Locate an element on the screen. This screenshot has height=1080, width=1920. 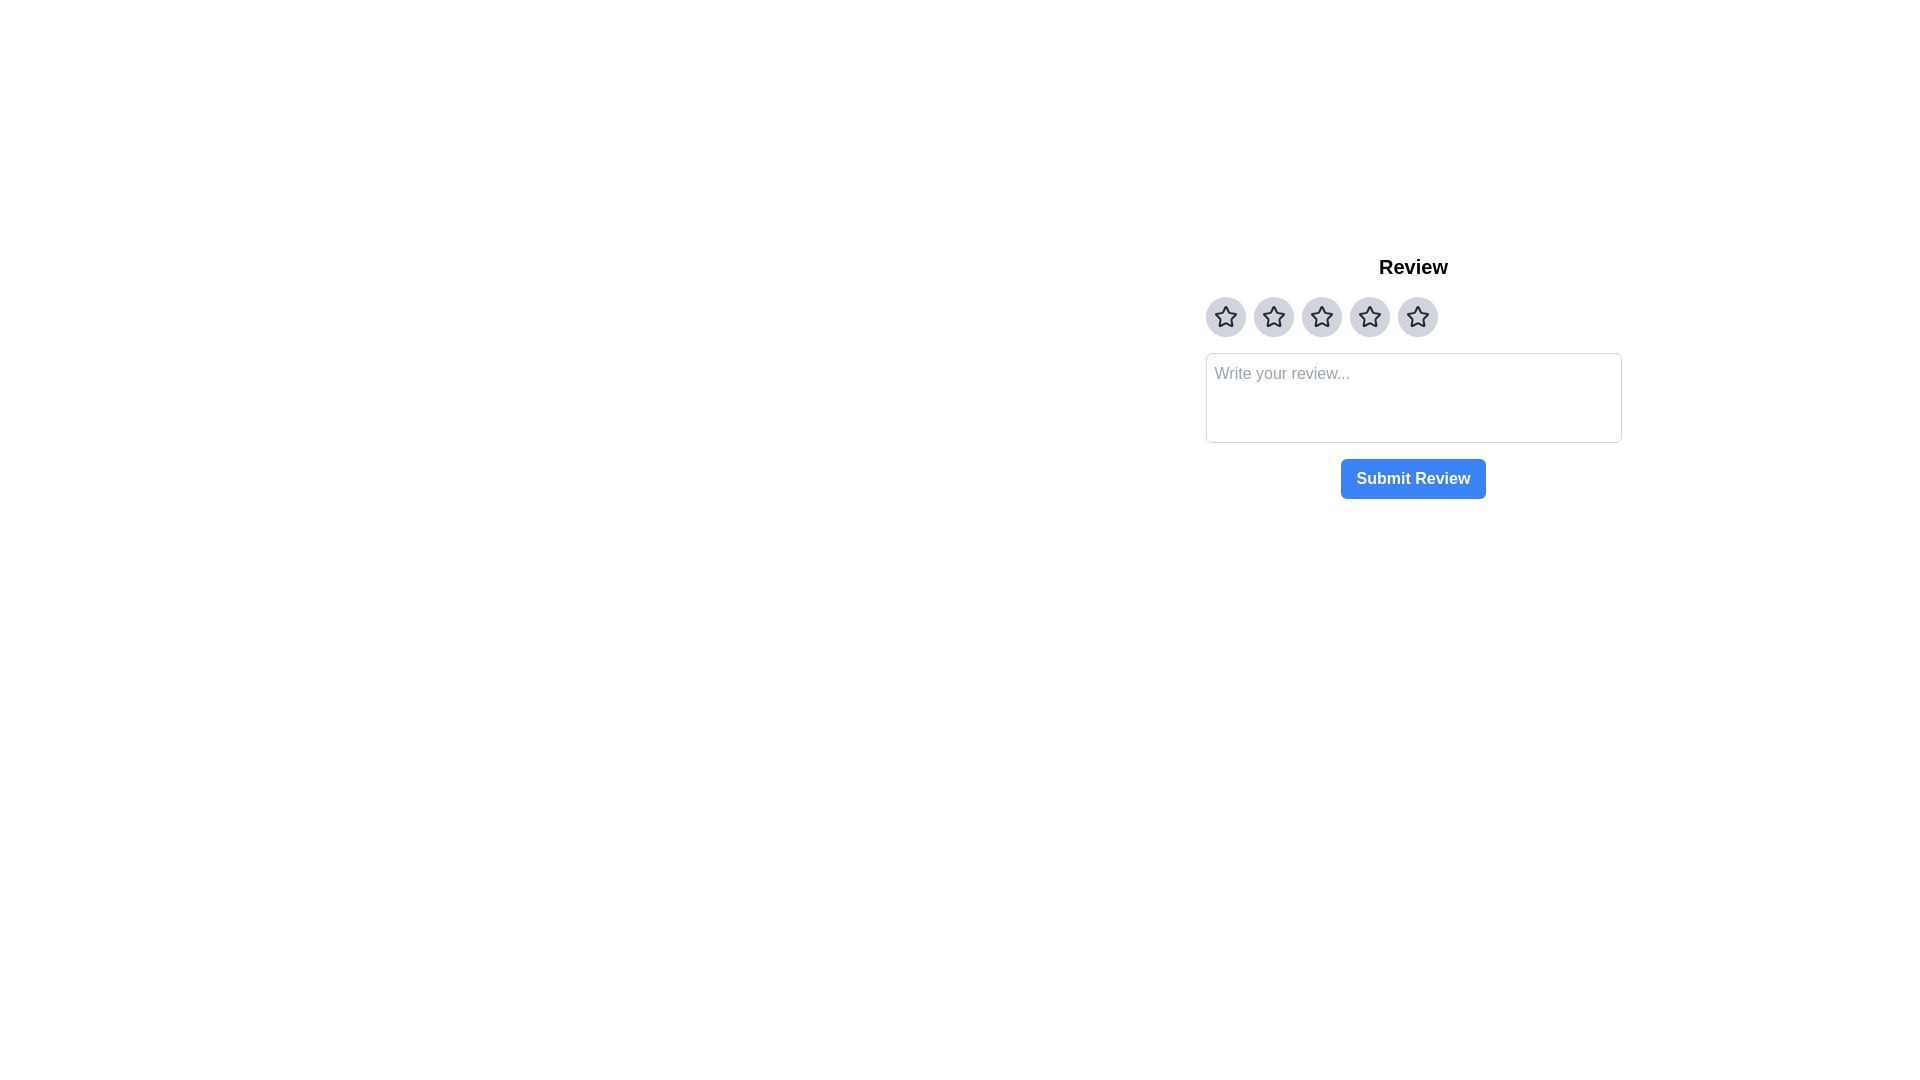
the fifth star button in a group of five horizontally aligned star buttons is located at coordinates (1416, 315).